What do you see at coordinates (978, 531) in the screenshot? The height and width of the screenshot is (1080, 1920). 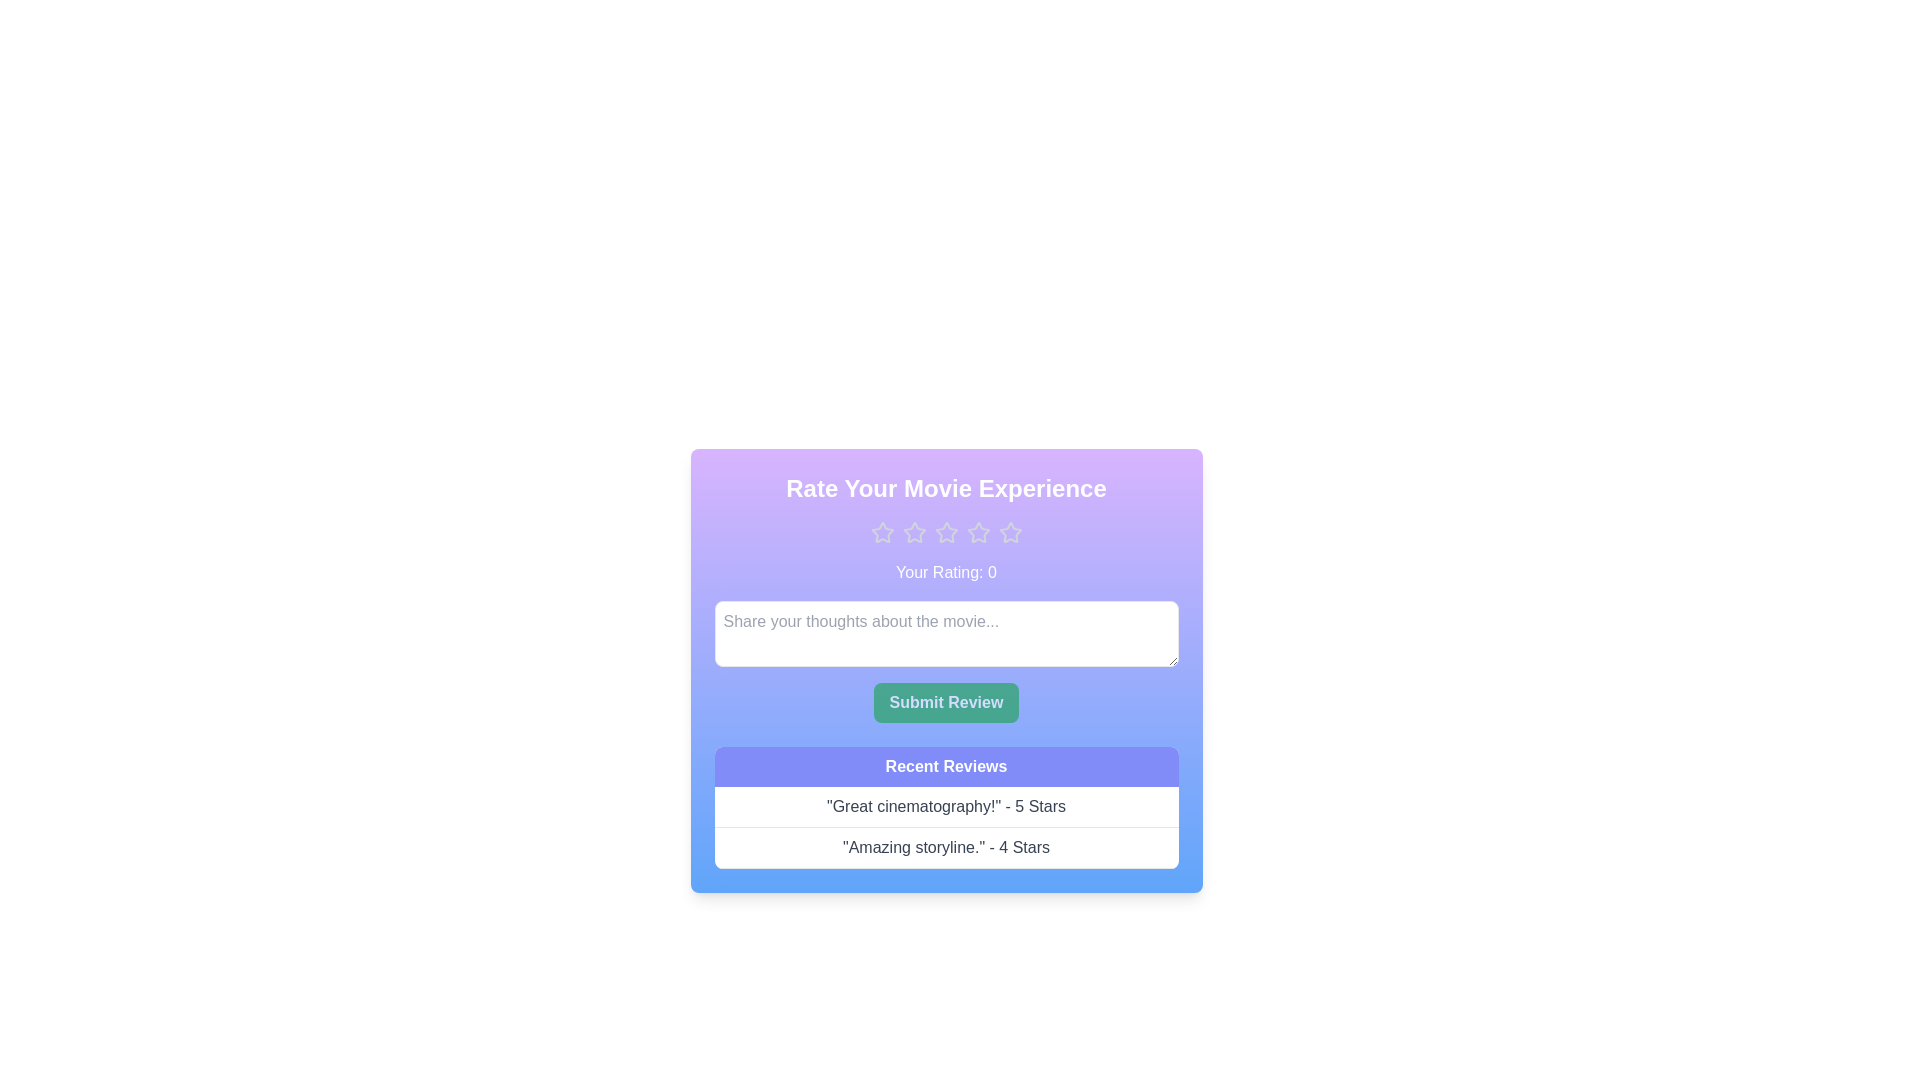 I see `the star corresponding to the desired rating 4` at bounding box center [978, 531].